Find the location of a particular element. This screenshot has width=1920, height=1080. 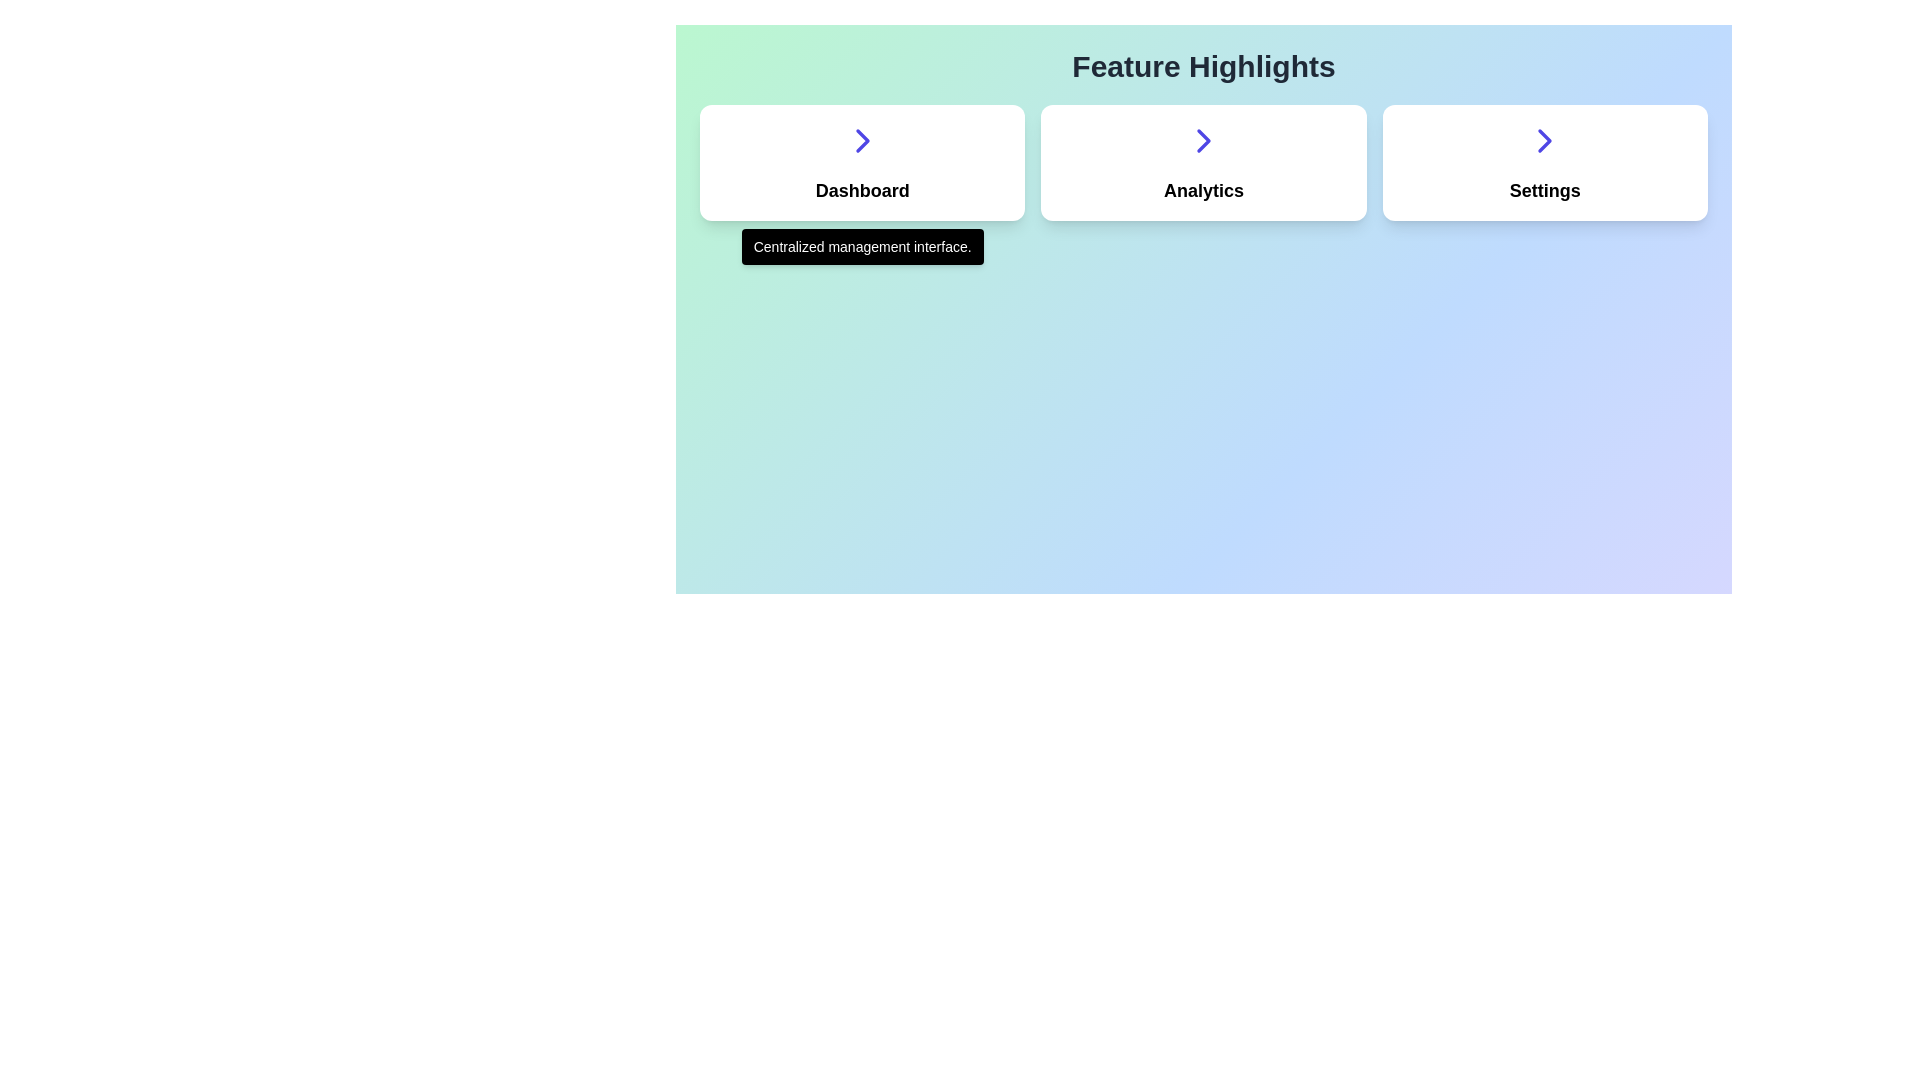

the navigation icon located at the center-top of the 'Analytics' card is located at coordinates (1203, 140).